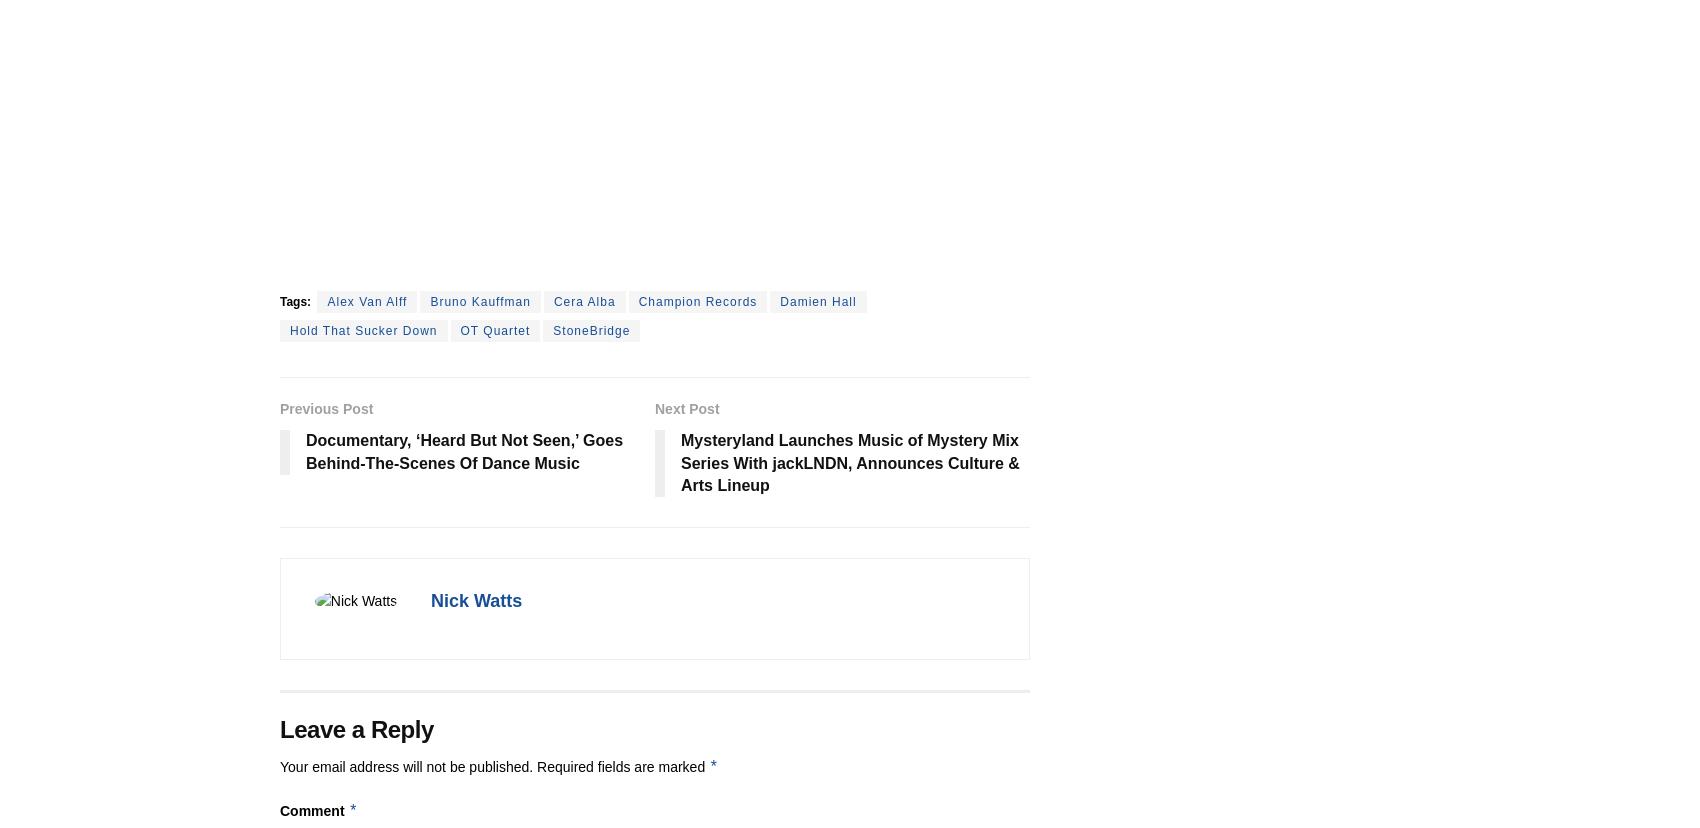 This screenshot has height=828, width=1700. Describe the element at coordinates (279, 809) in the screenshot. I see `'Comment'` at that location.